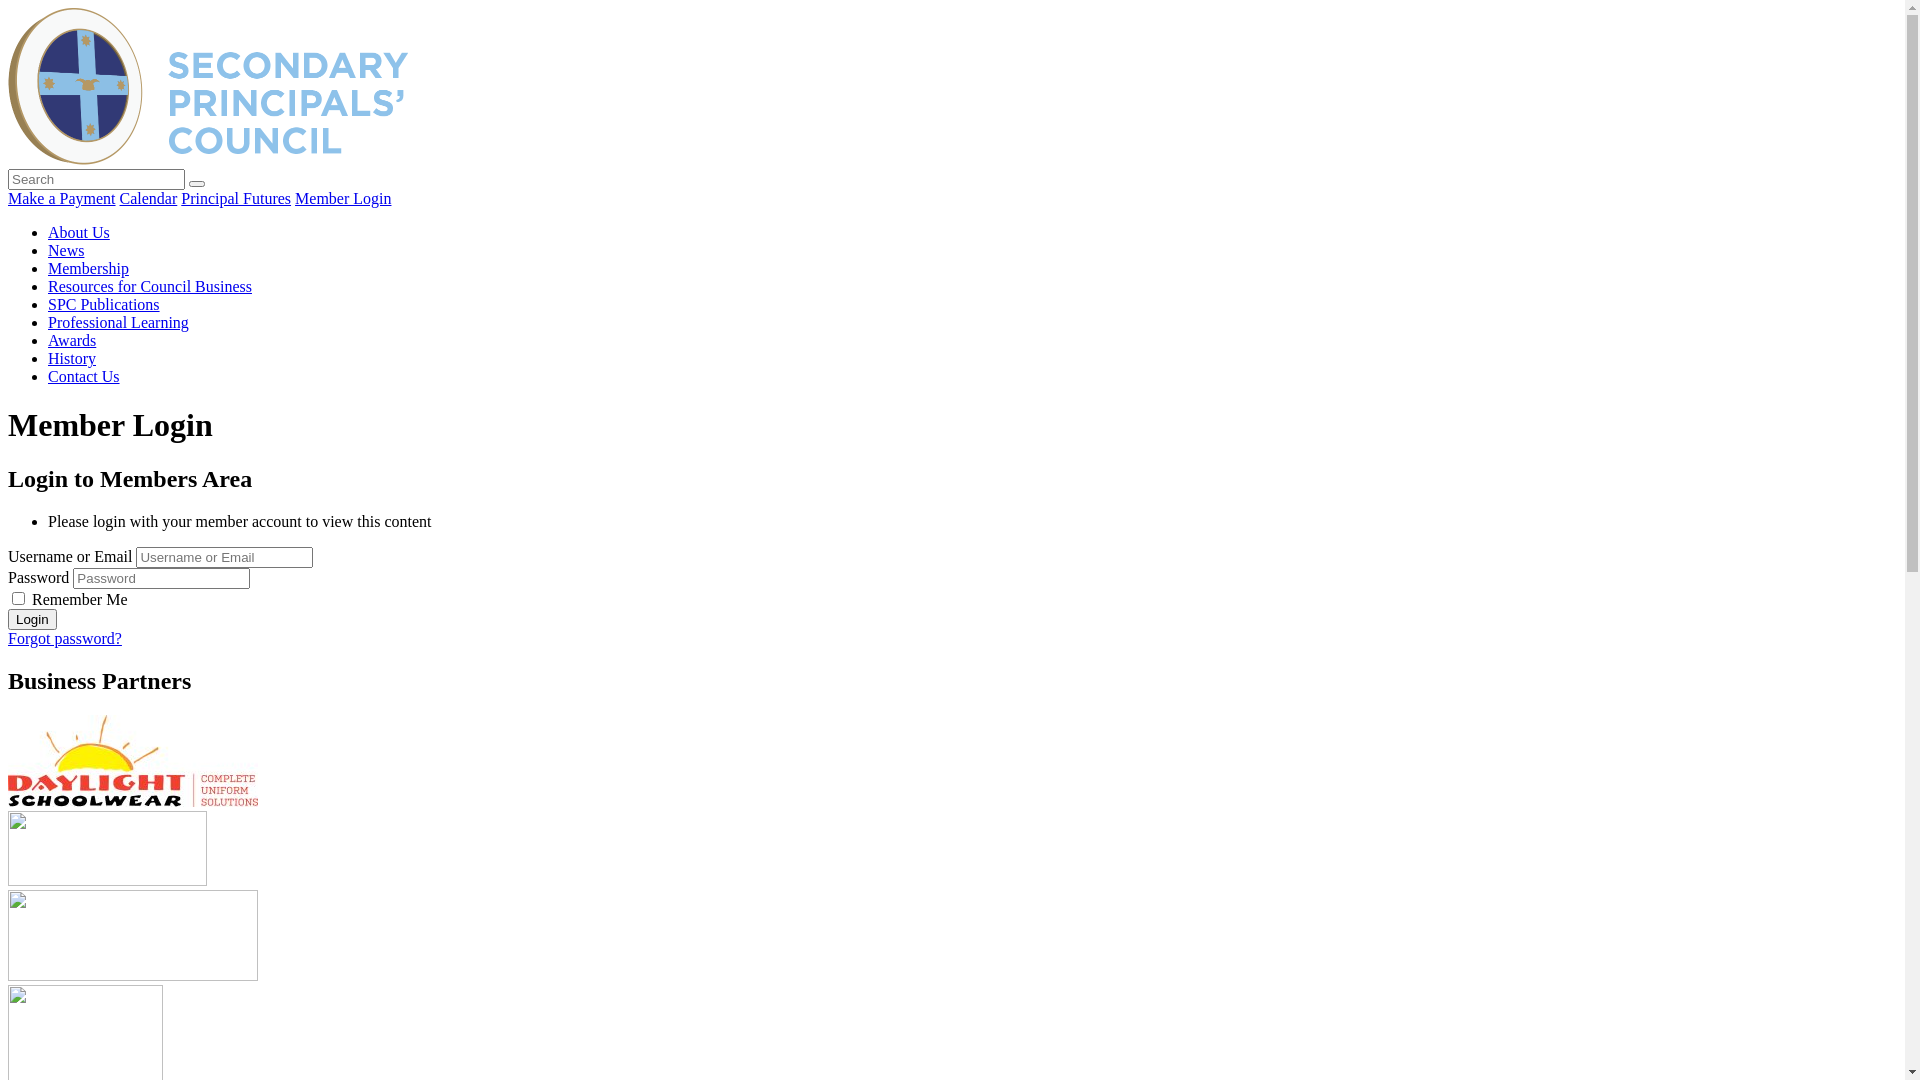 The height and width of the screenshot is (1080, 1920). What do you see at coordinates (48, 376) in the screenshot?
I see `'Contact Us'` at bounding box center [48, 376].